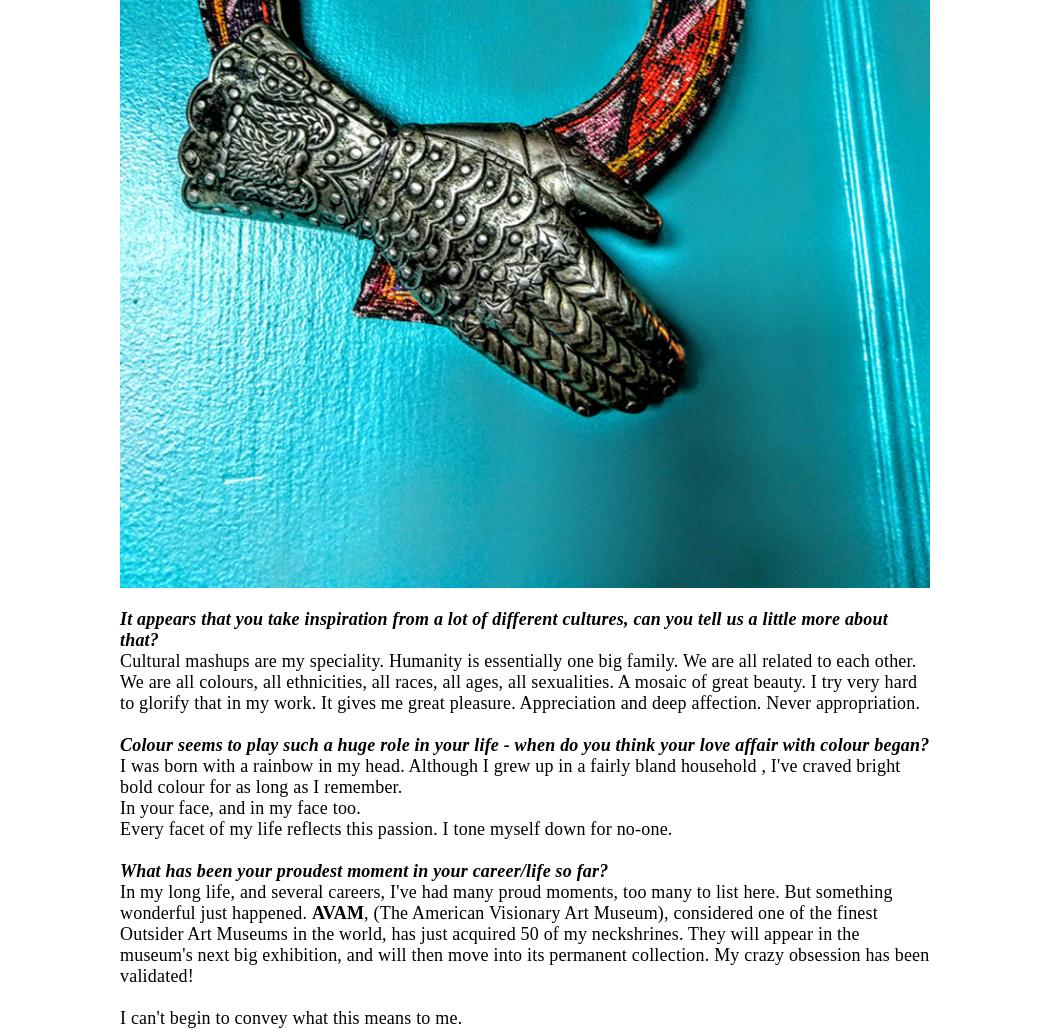 The width and height of the screenshot is (1050, 1028). Describe the element at coordinates (119, 681) in the screenshot. I see `'Cultural mashups are my speciality. Humanity is essentially one big family. We are all related to each other. We are all colours, all ethnicities, all races, all ages, all sexualities. A mosaic of great beauty.
I try very hard to glorify that in my work. It gives me great pleasure. Appreciation and deep affection. Never appropriation.'` at that location.